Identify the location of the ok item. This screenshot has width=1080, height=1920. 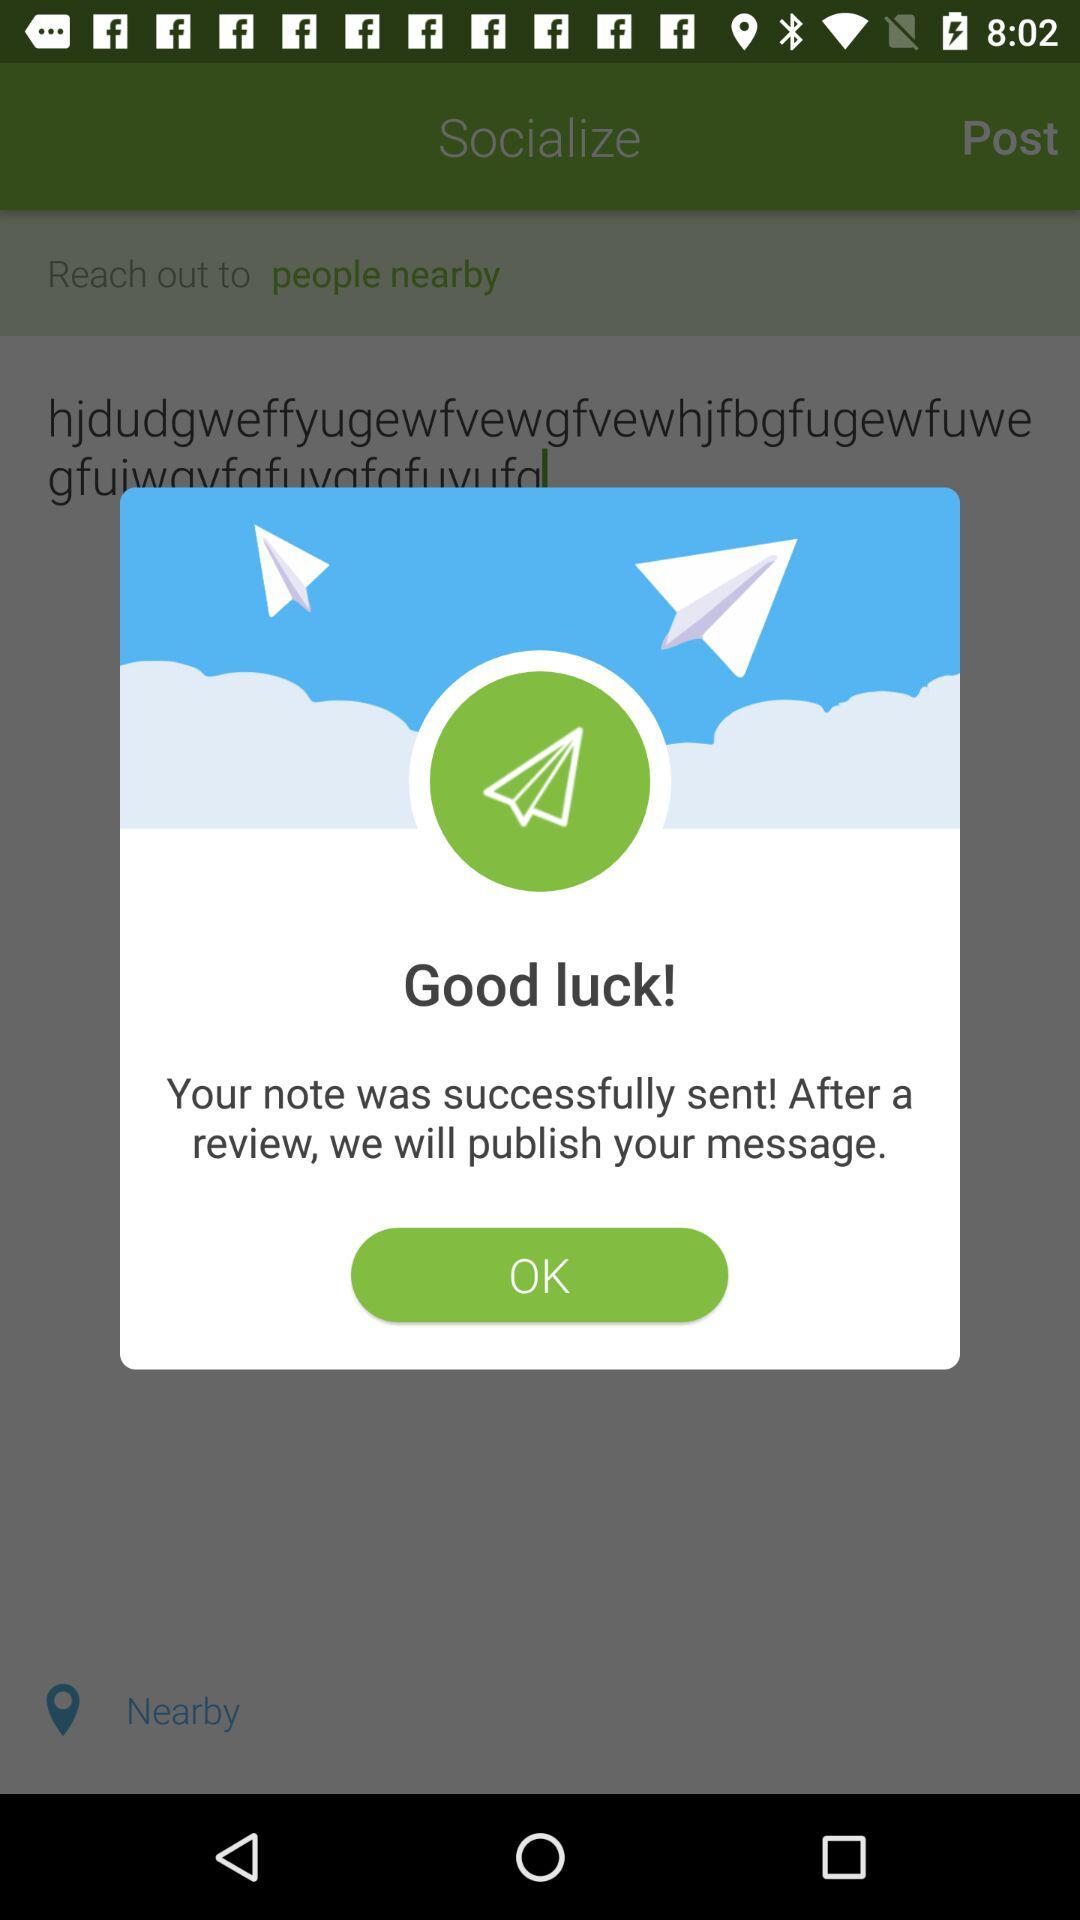
(538, 1274).